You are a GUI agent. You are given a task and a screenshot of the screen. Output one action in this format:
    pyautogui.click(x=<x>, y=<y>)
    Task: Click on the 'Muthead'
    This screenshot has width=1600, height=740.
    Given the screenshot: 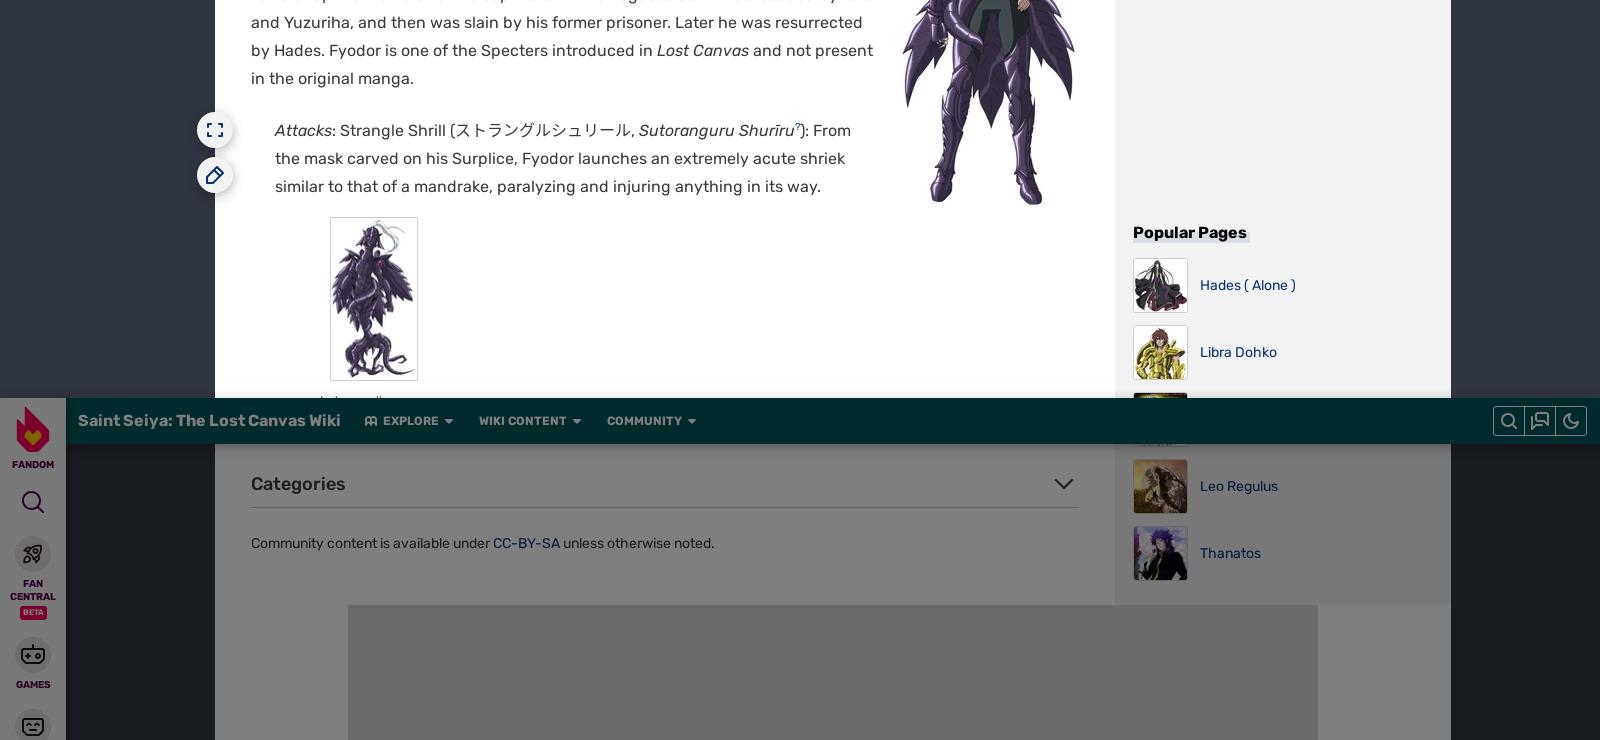 What is the action you would take?
    pyautogui.click(x=369, y=37)
    